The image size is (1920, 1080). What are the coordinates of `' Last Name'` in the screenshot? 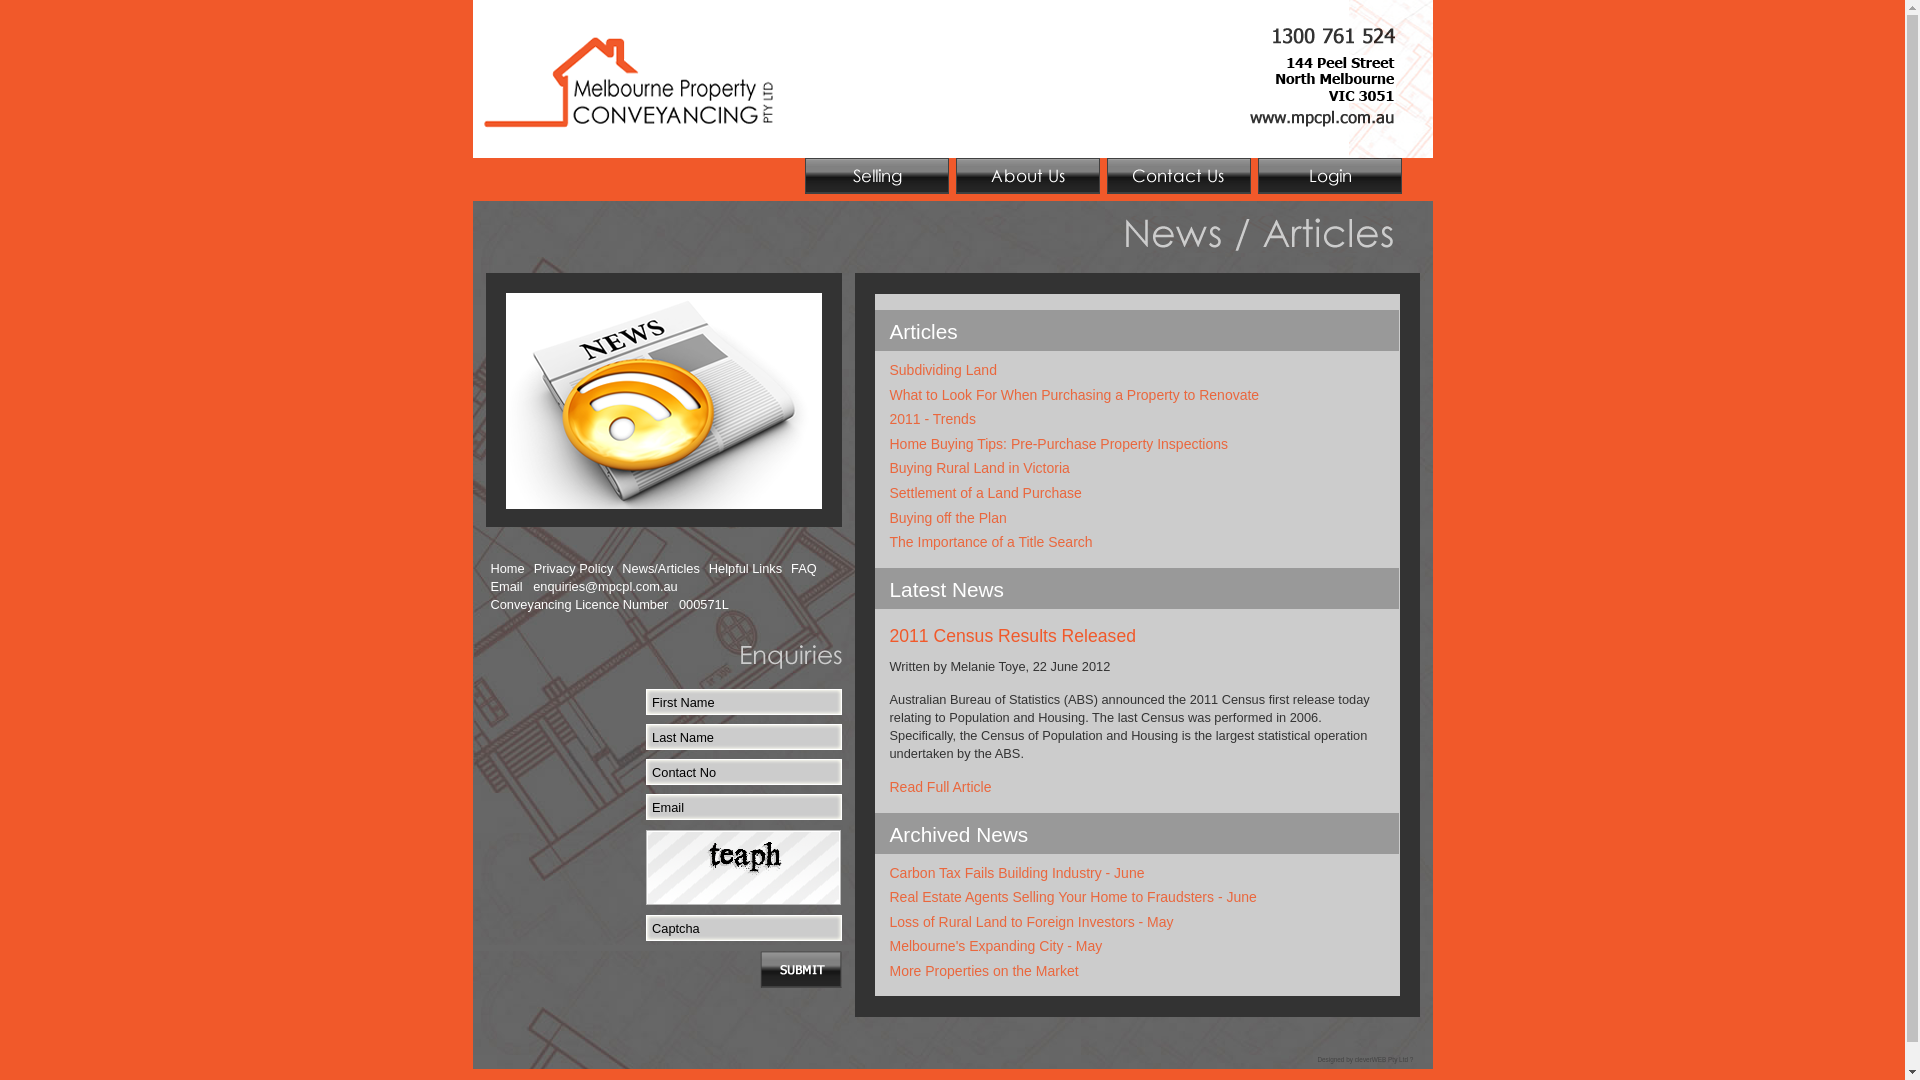 It's located at (646, 736).